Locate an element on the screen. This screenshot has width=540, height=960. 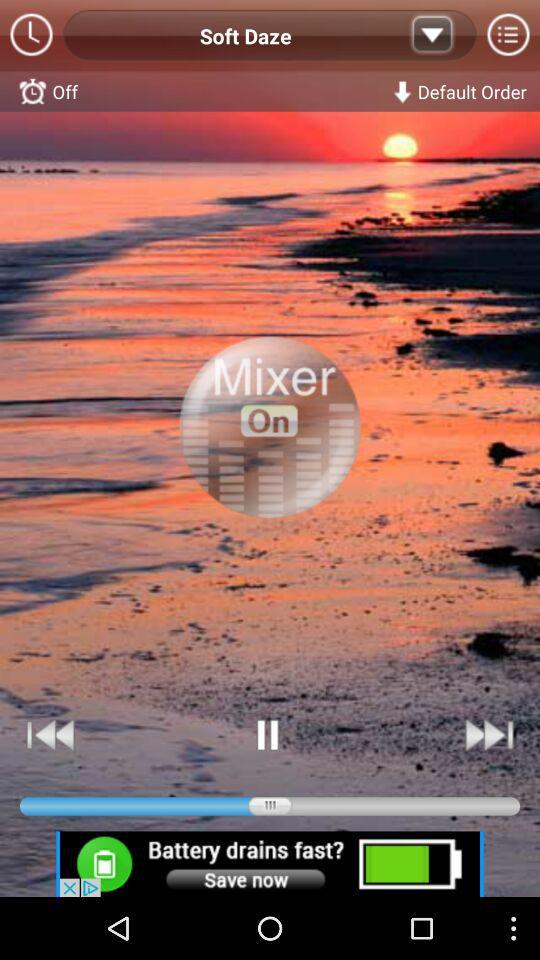
list button is located at coordinates (431, 35).